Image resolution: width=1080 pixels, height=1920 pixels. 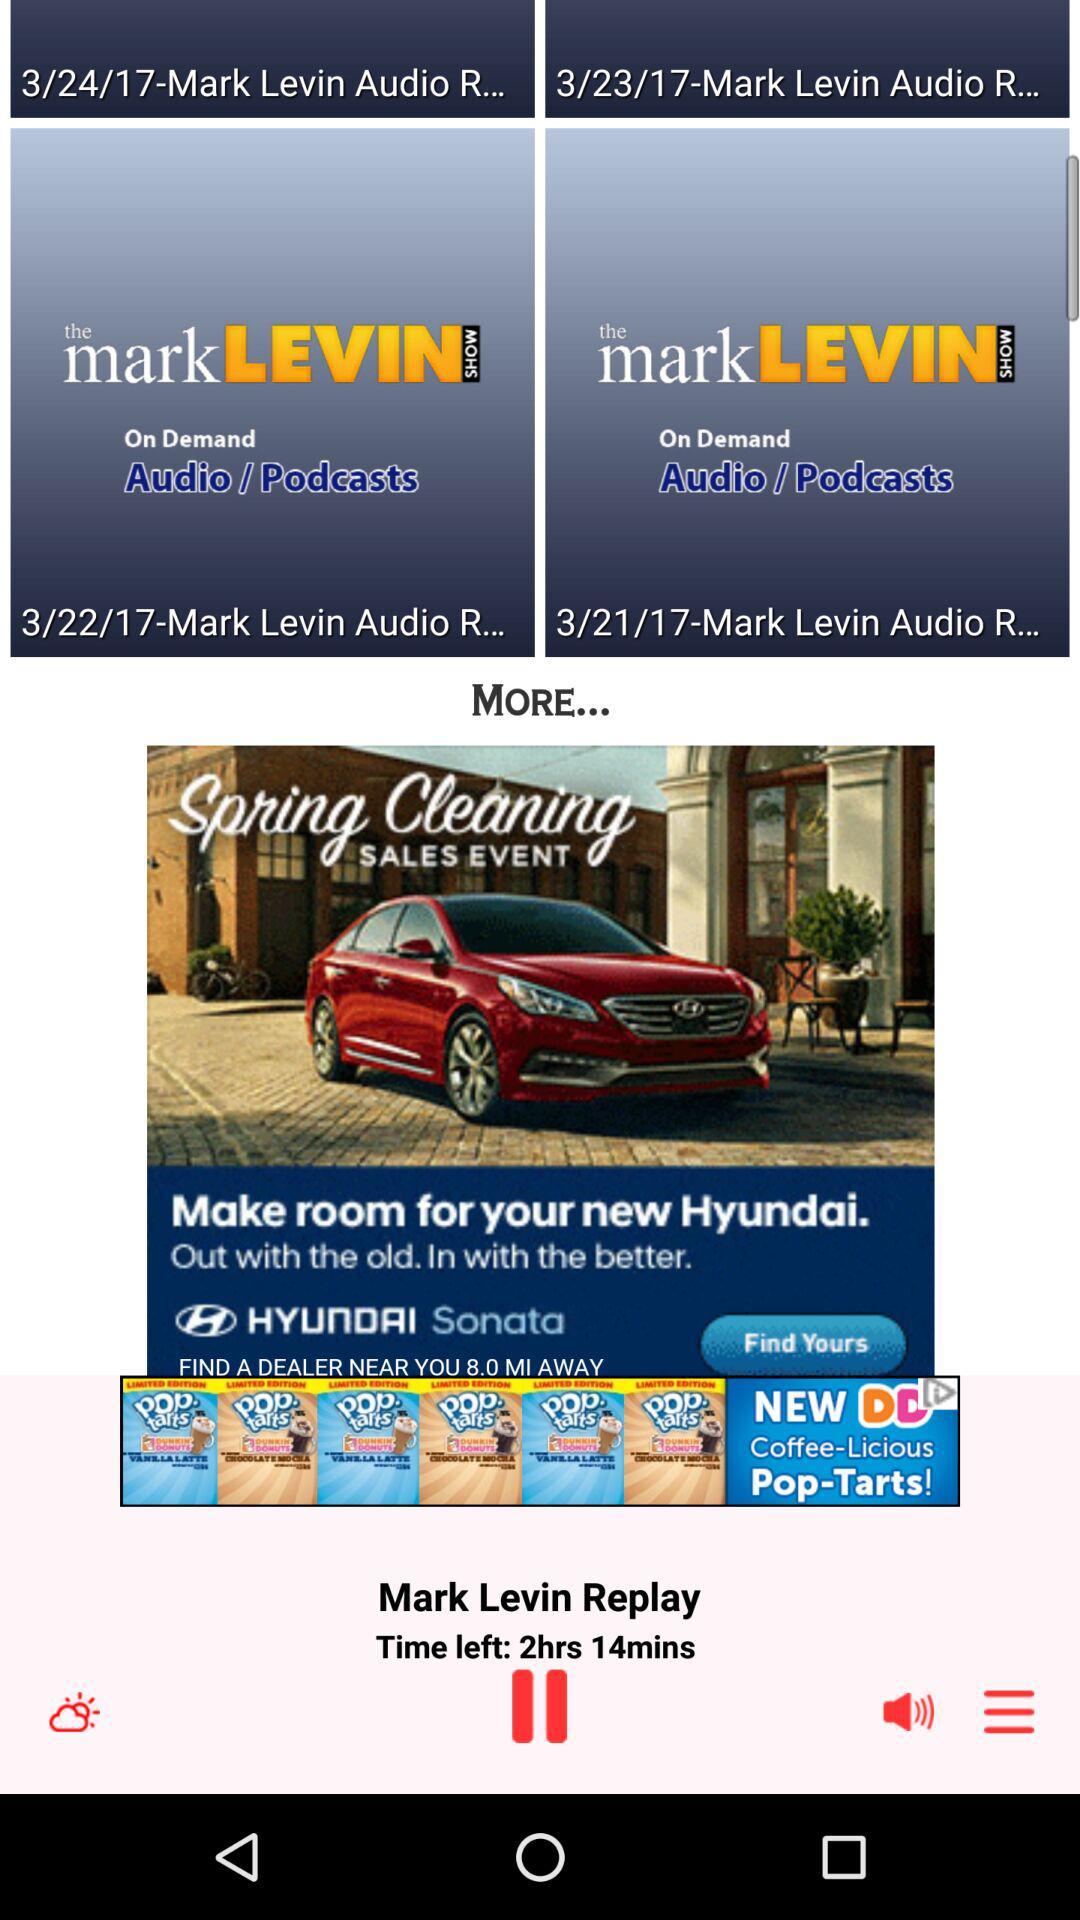 I want to click on volume, so click(x=908, y=1710).